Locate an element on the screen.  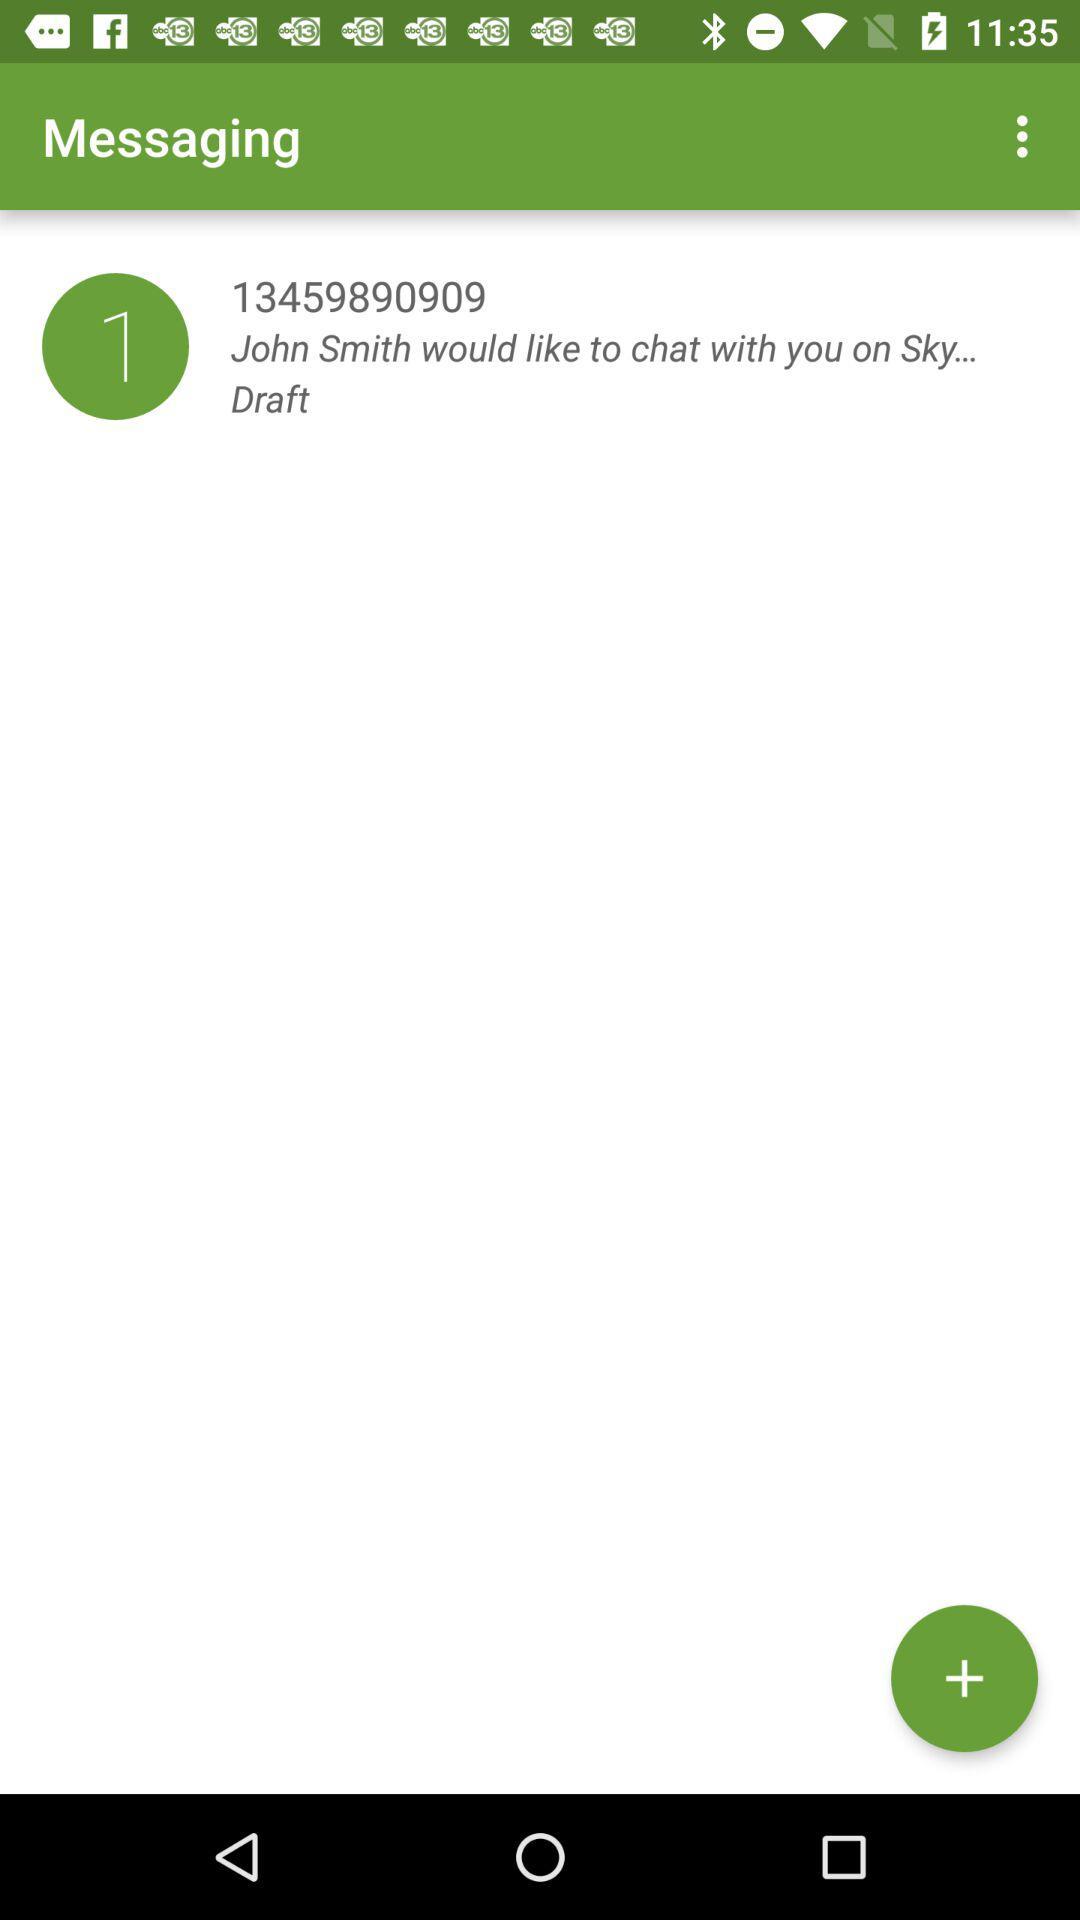
the icon to the right of the messaging app is located at coordinates (1027, 135).